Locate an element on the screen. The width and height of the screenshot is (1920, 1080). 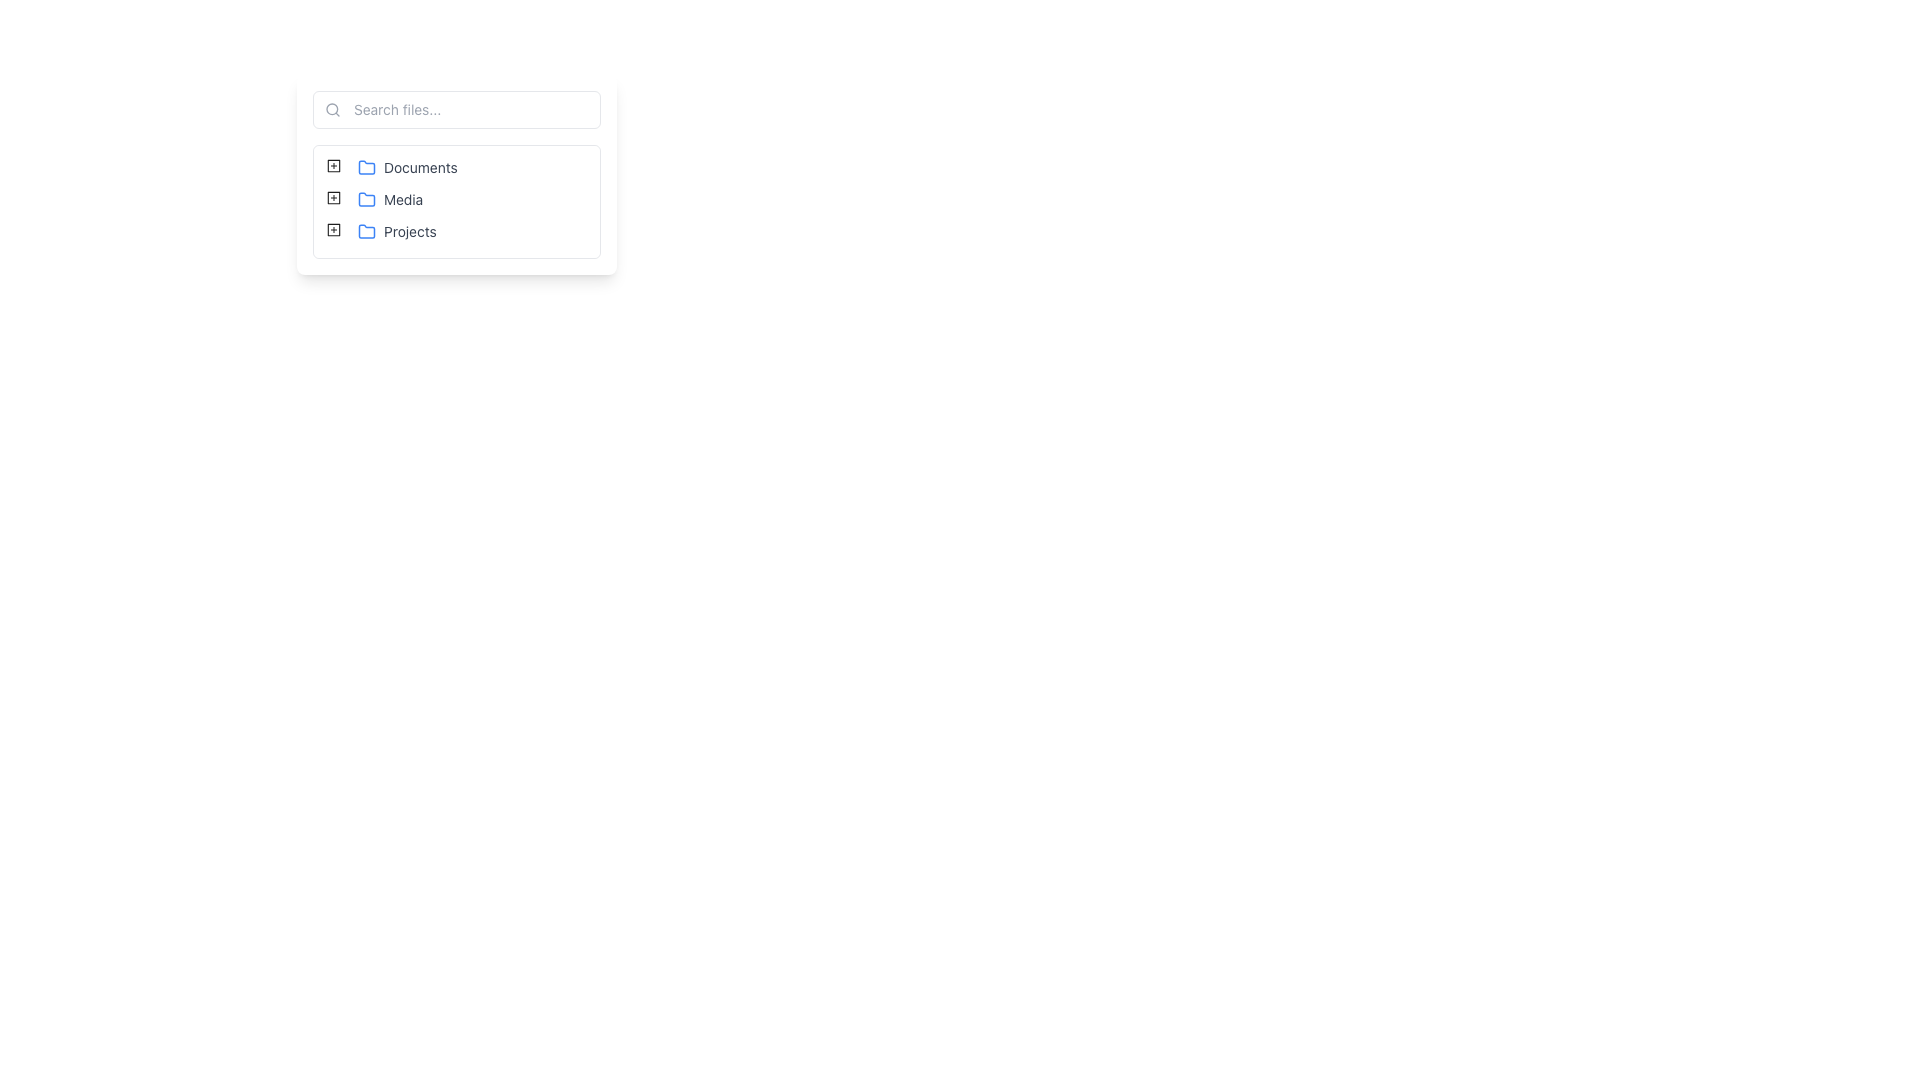
the tree-switcher icon button is located at coordinates (334, 164).